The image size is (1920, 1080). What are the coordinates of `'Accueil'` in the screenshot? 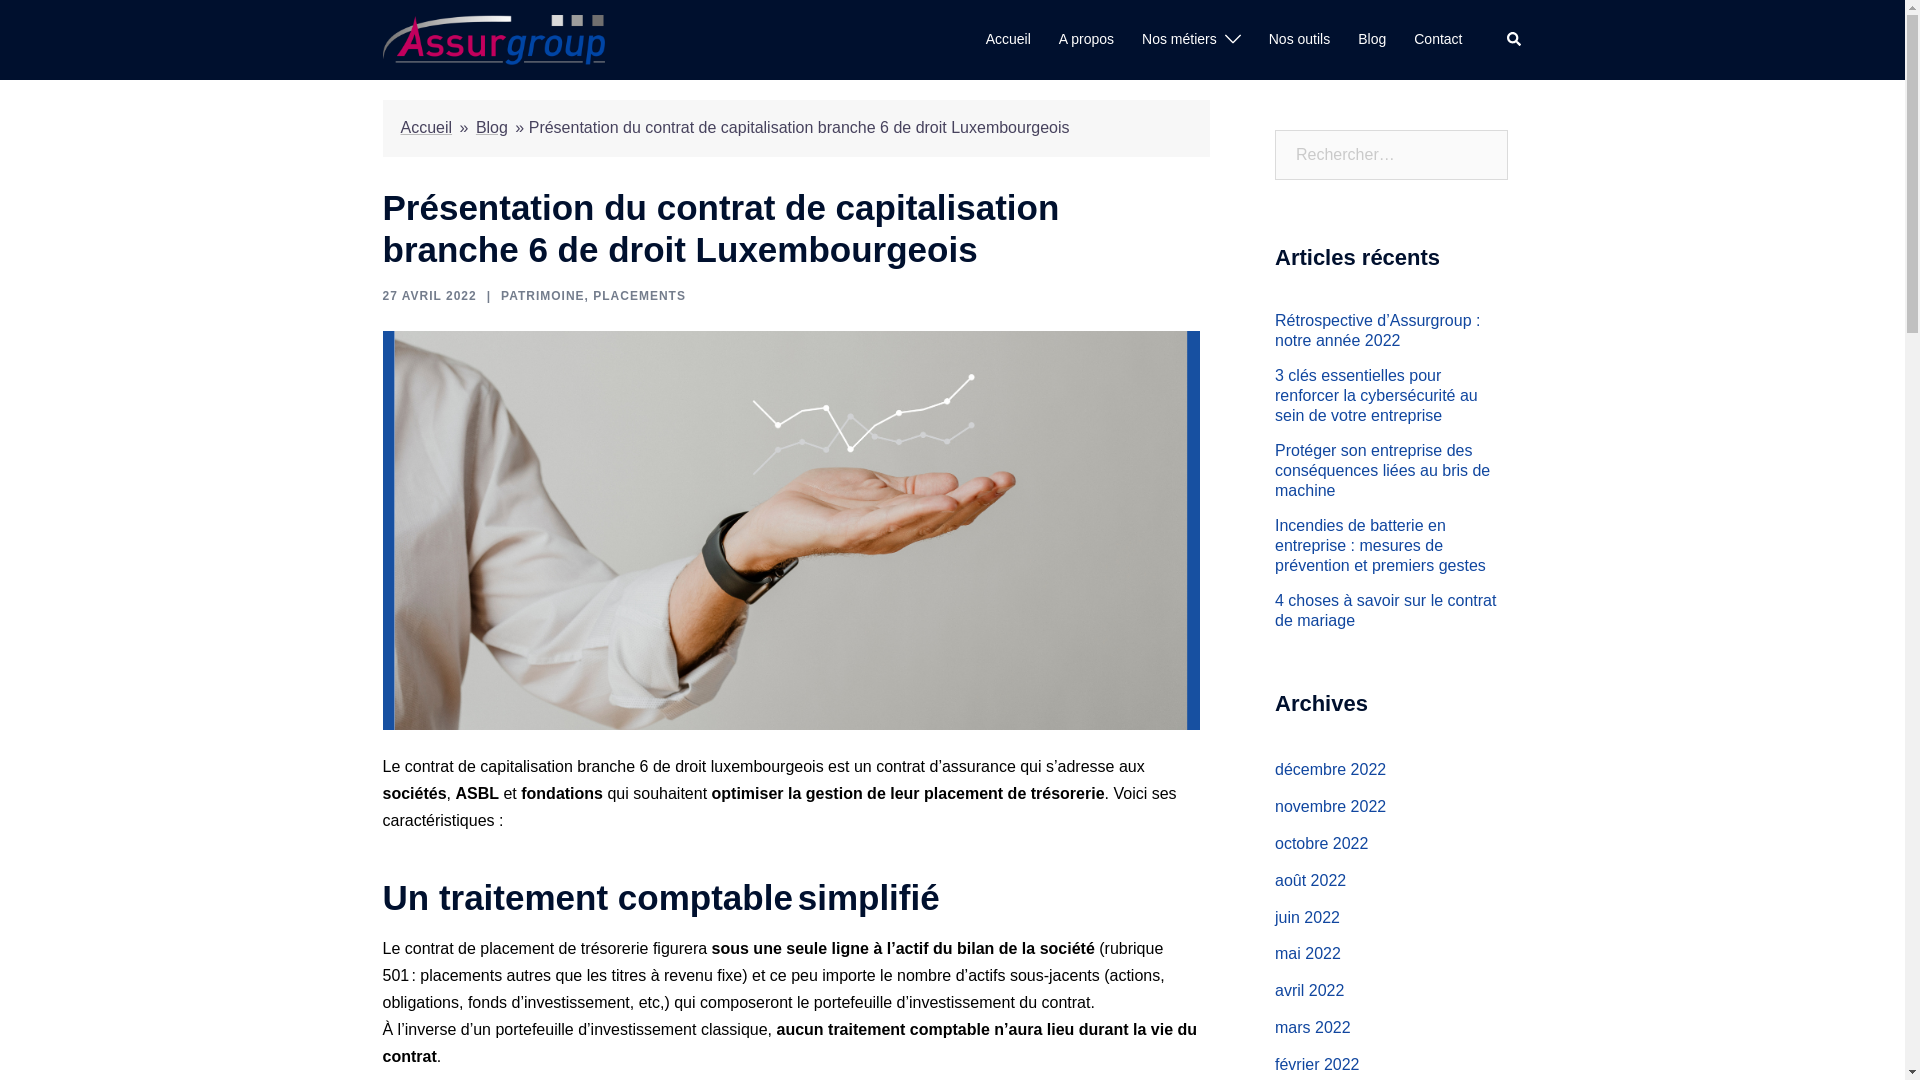 It's located at (1008, 39).